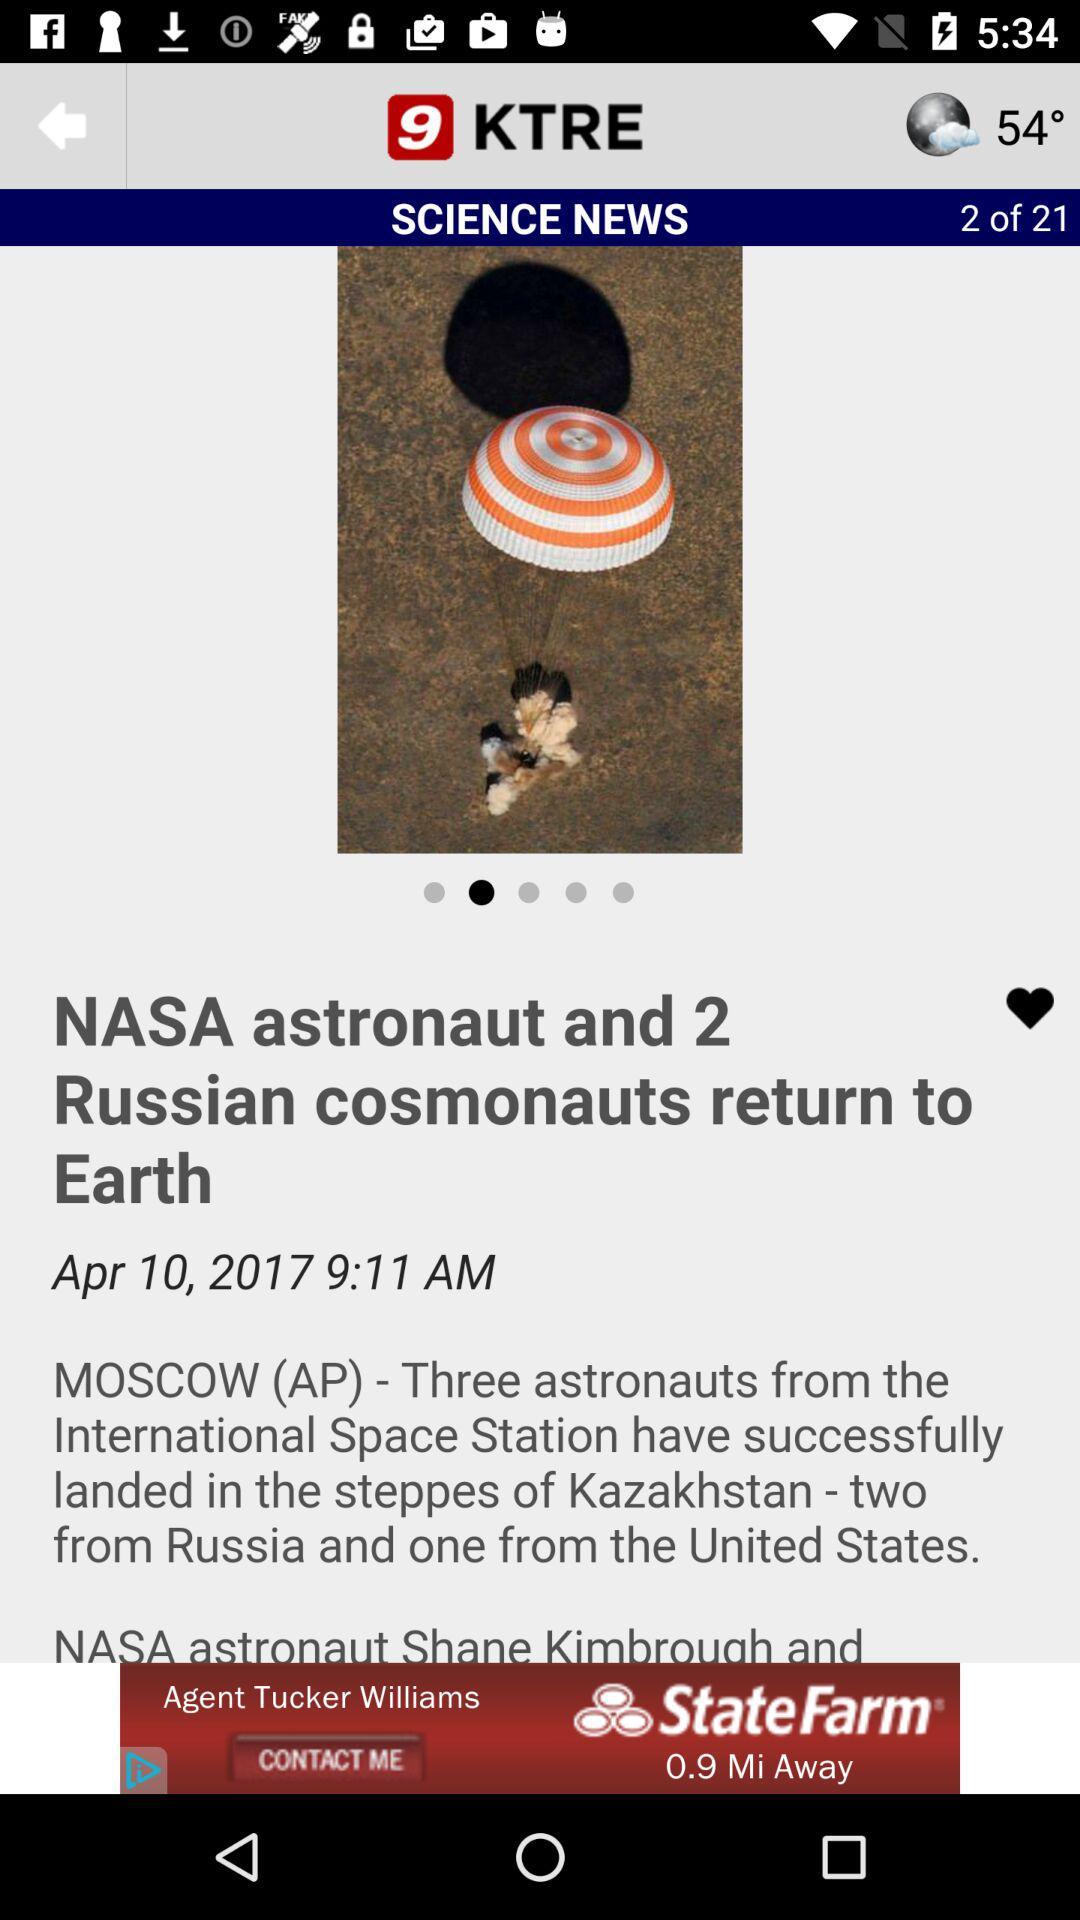  What do you see at coordinates (540, 124) in the screenshot?
I see `logo option button` at bounding box center [540, 124].